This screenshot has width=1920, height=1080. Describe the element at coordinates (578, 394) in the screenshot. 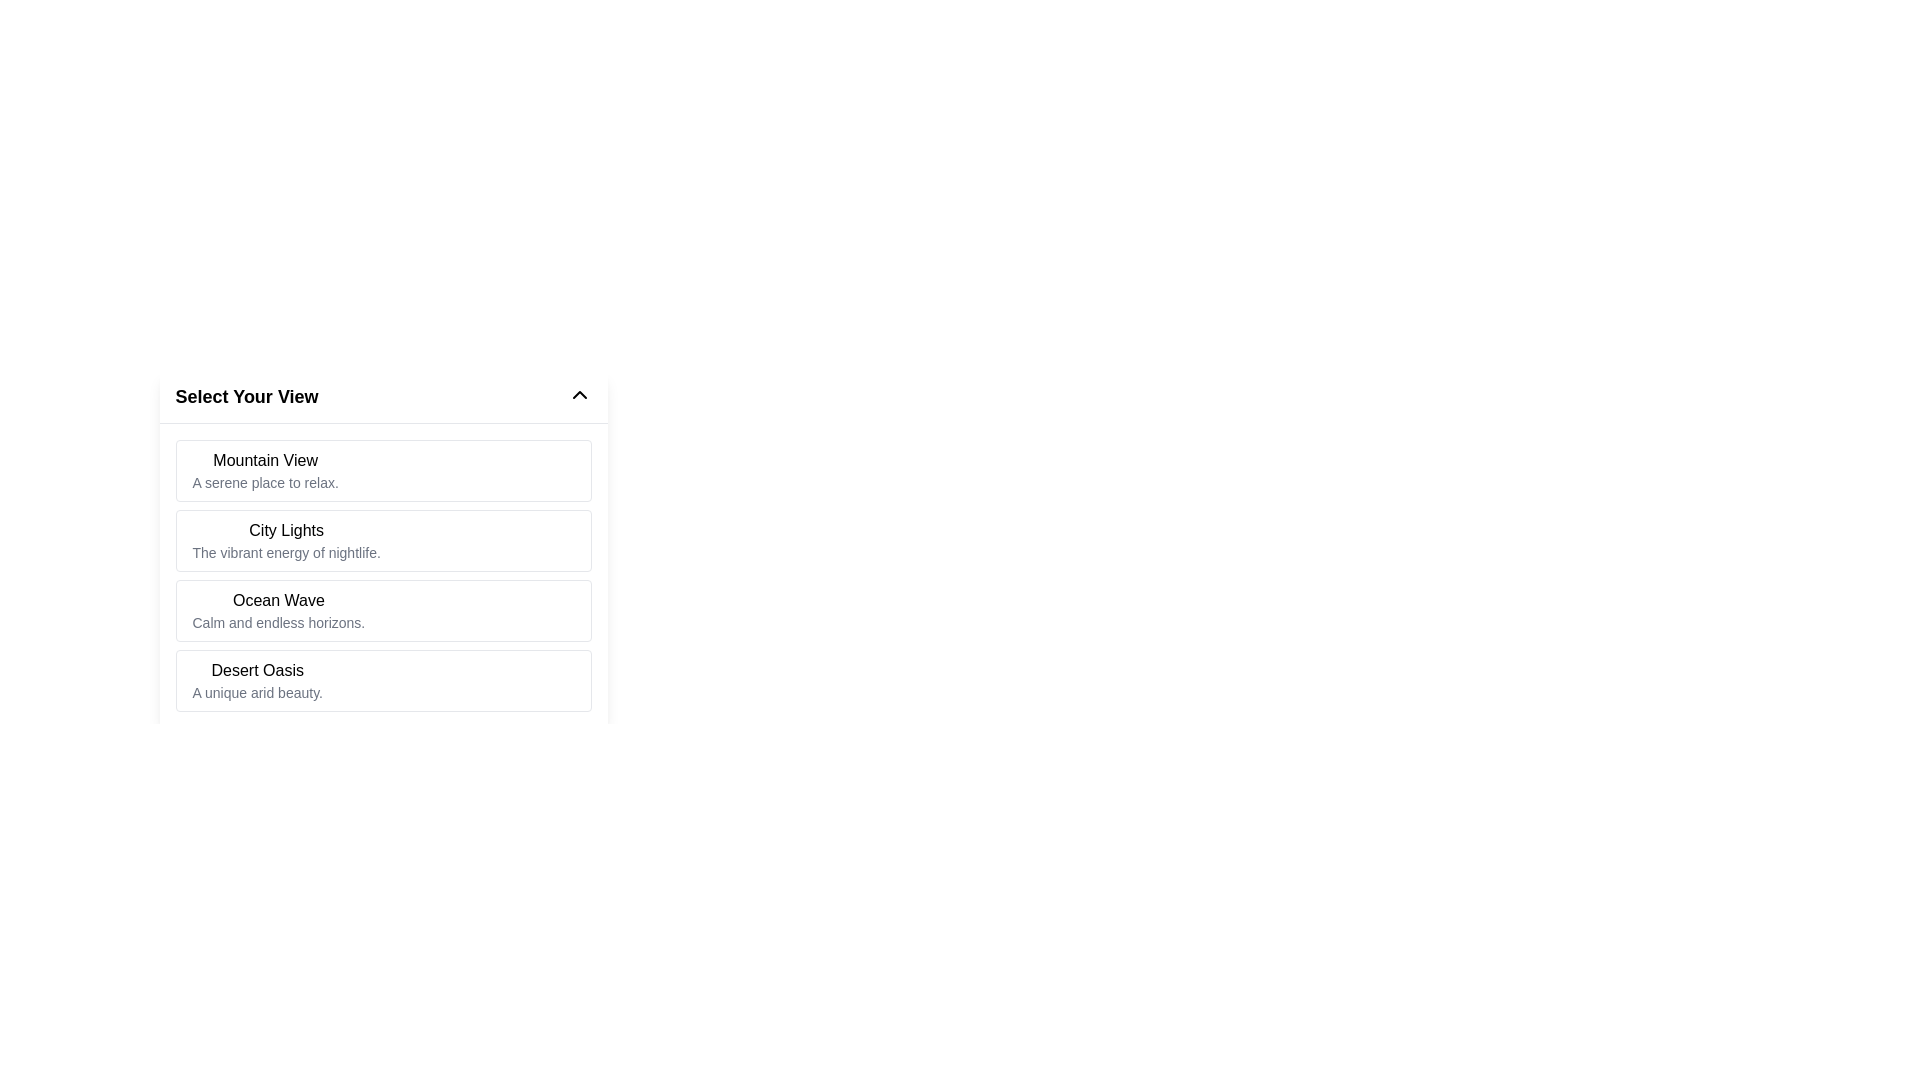

I see `the upward-pointing chevron icon located at the top-right corner of the 'Select Your View' header bar` at that location.